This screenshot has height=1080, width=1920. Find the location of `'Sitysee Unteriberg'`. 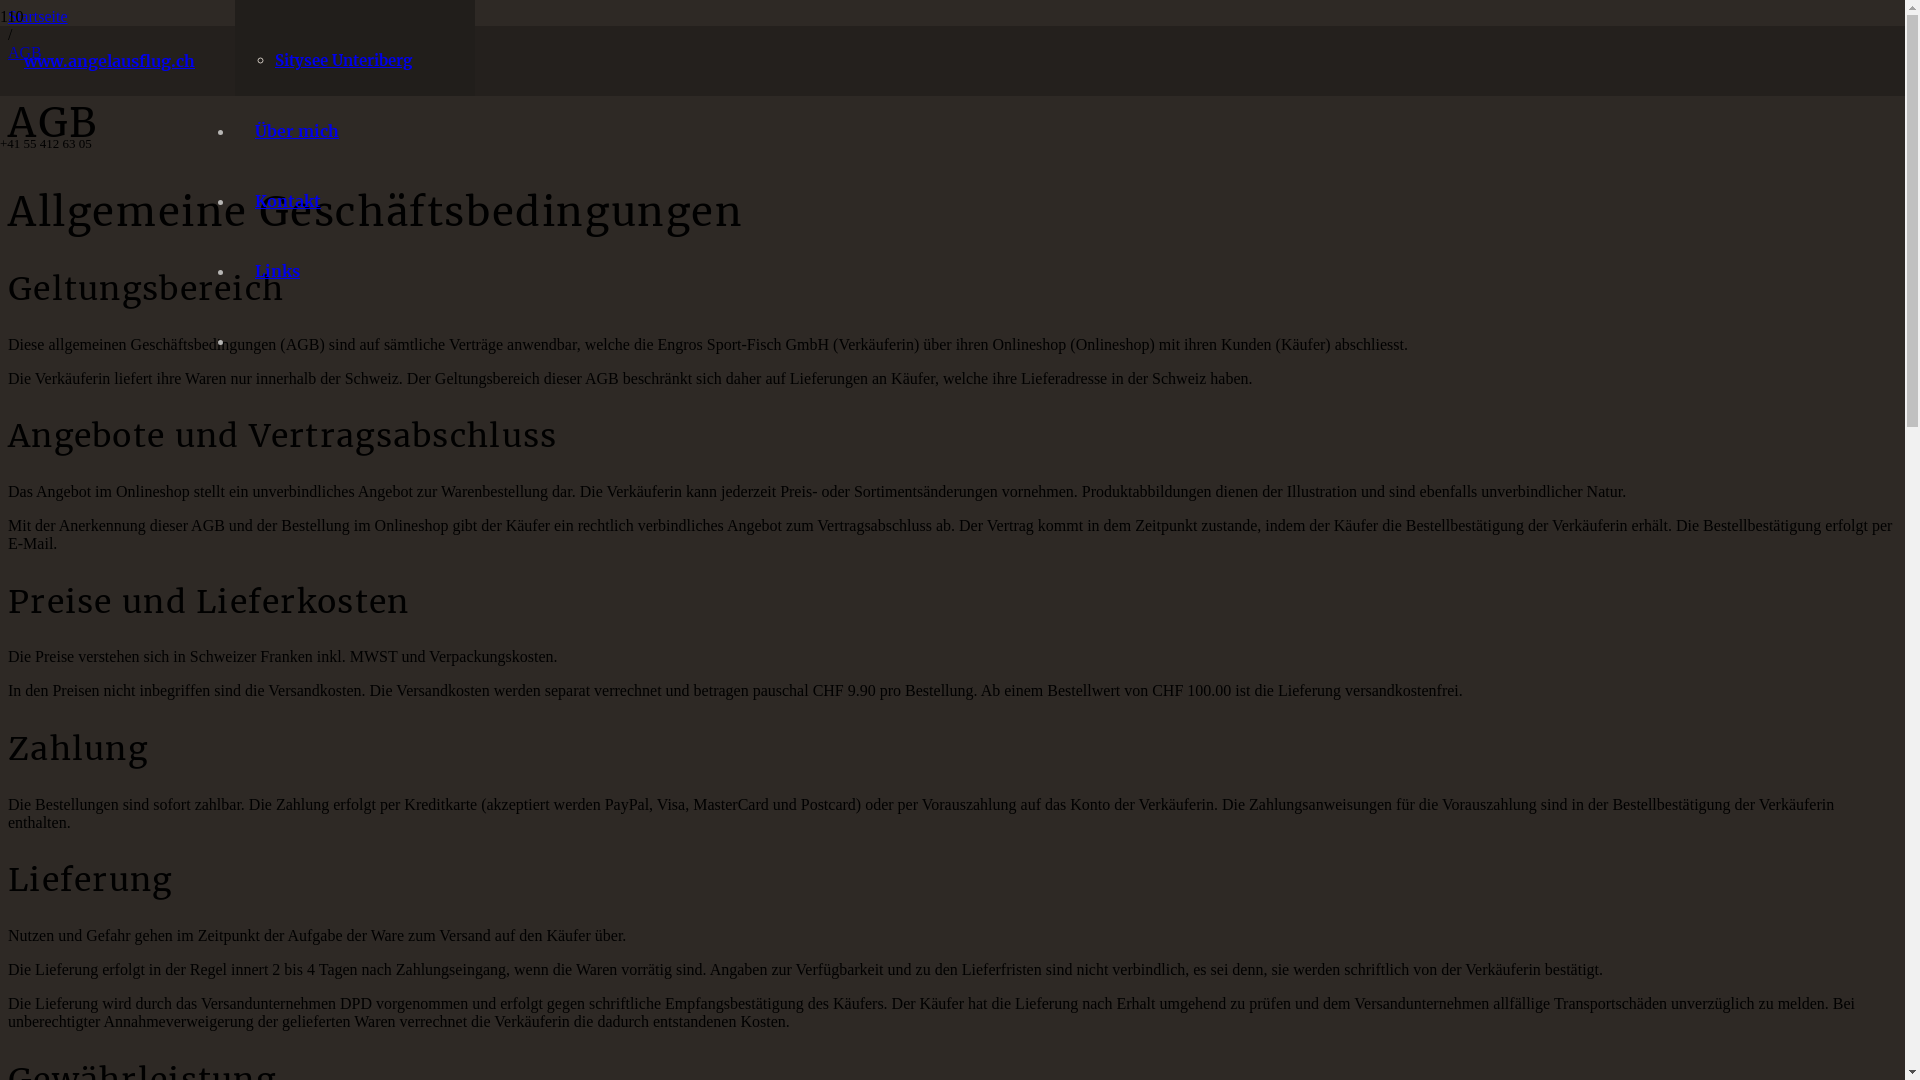

'Sitysee Unteriberg' is located at coordinates (273, 59).